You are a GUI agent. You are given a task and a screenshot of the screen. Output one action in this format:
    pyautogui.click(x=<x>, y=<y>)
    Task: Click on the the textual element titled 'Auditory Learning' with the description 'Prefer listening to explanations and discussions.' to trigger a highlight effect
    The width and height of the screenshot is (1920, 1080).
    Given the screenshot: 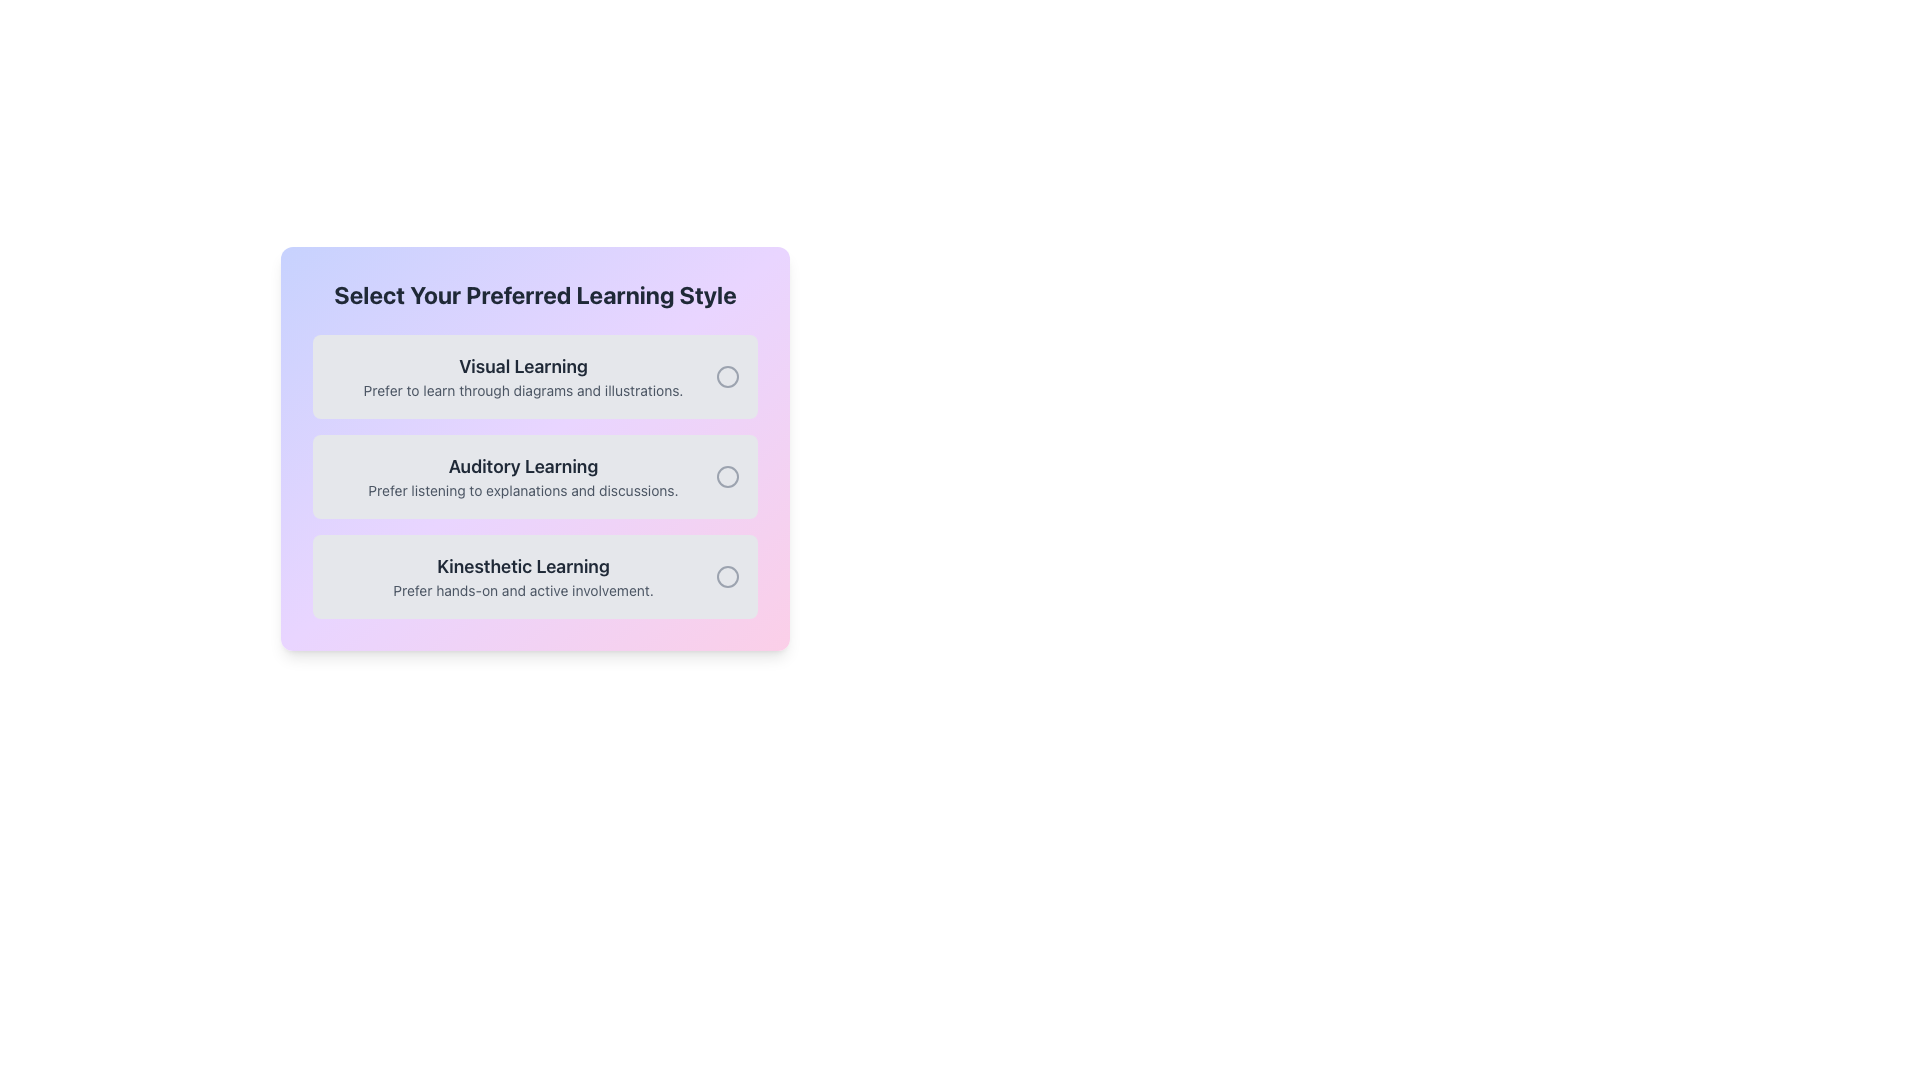 What is the action you would take?
    pyautogui.click(x=523, y=477)
    